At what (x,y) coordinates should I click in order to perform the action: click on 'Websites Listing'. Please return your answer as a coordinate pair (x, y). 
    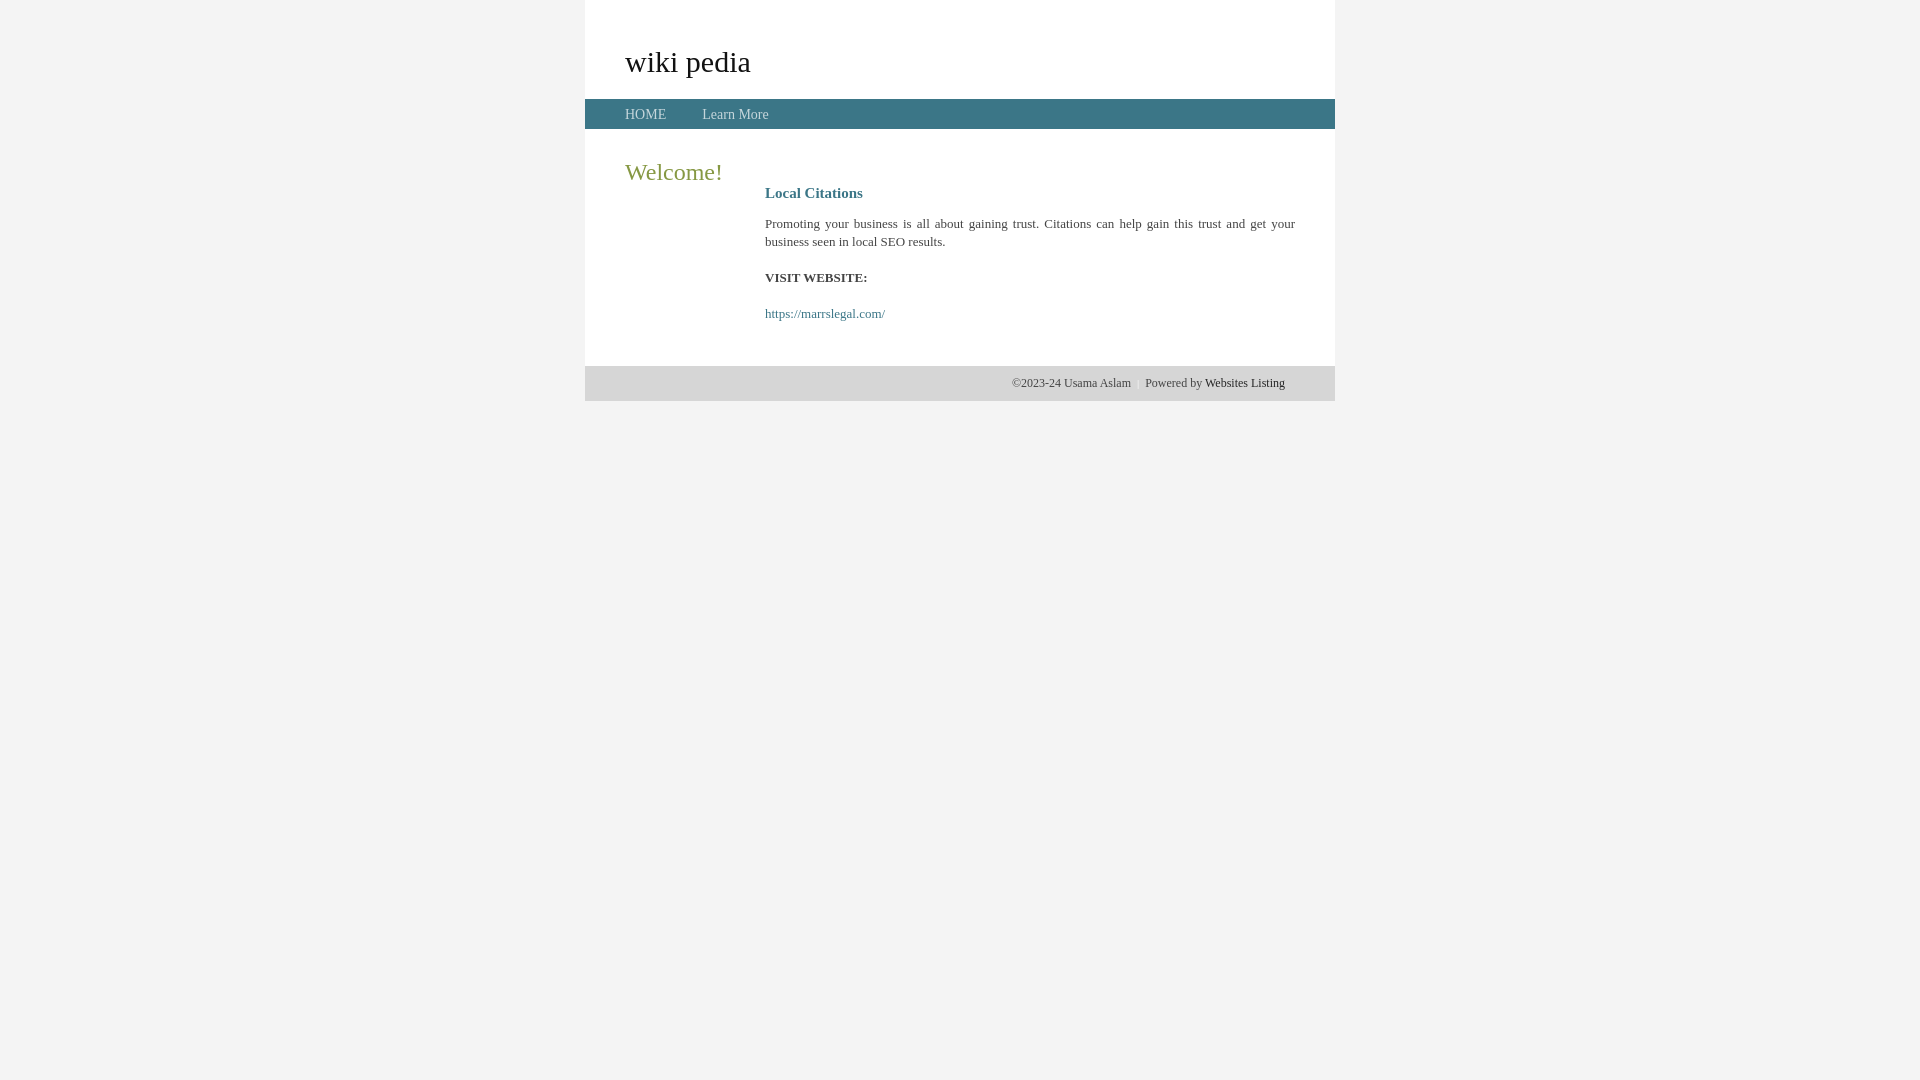
    Looking at the image, I should click on (1243, 382).